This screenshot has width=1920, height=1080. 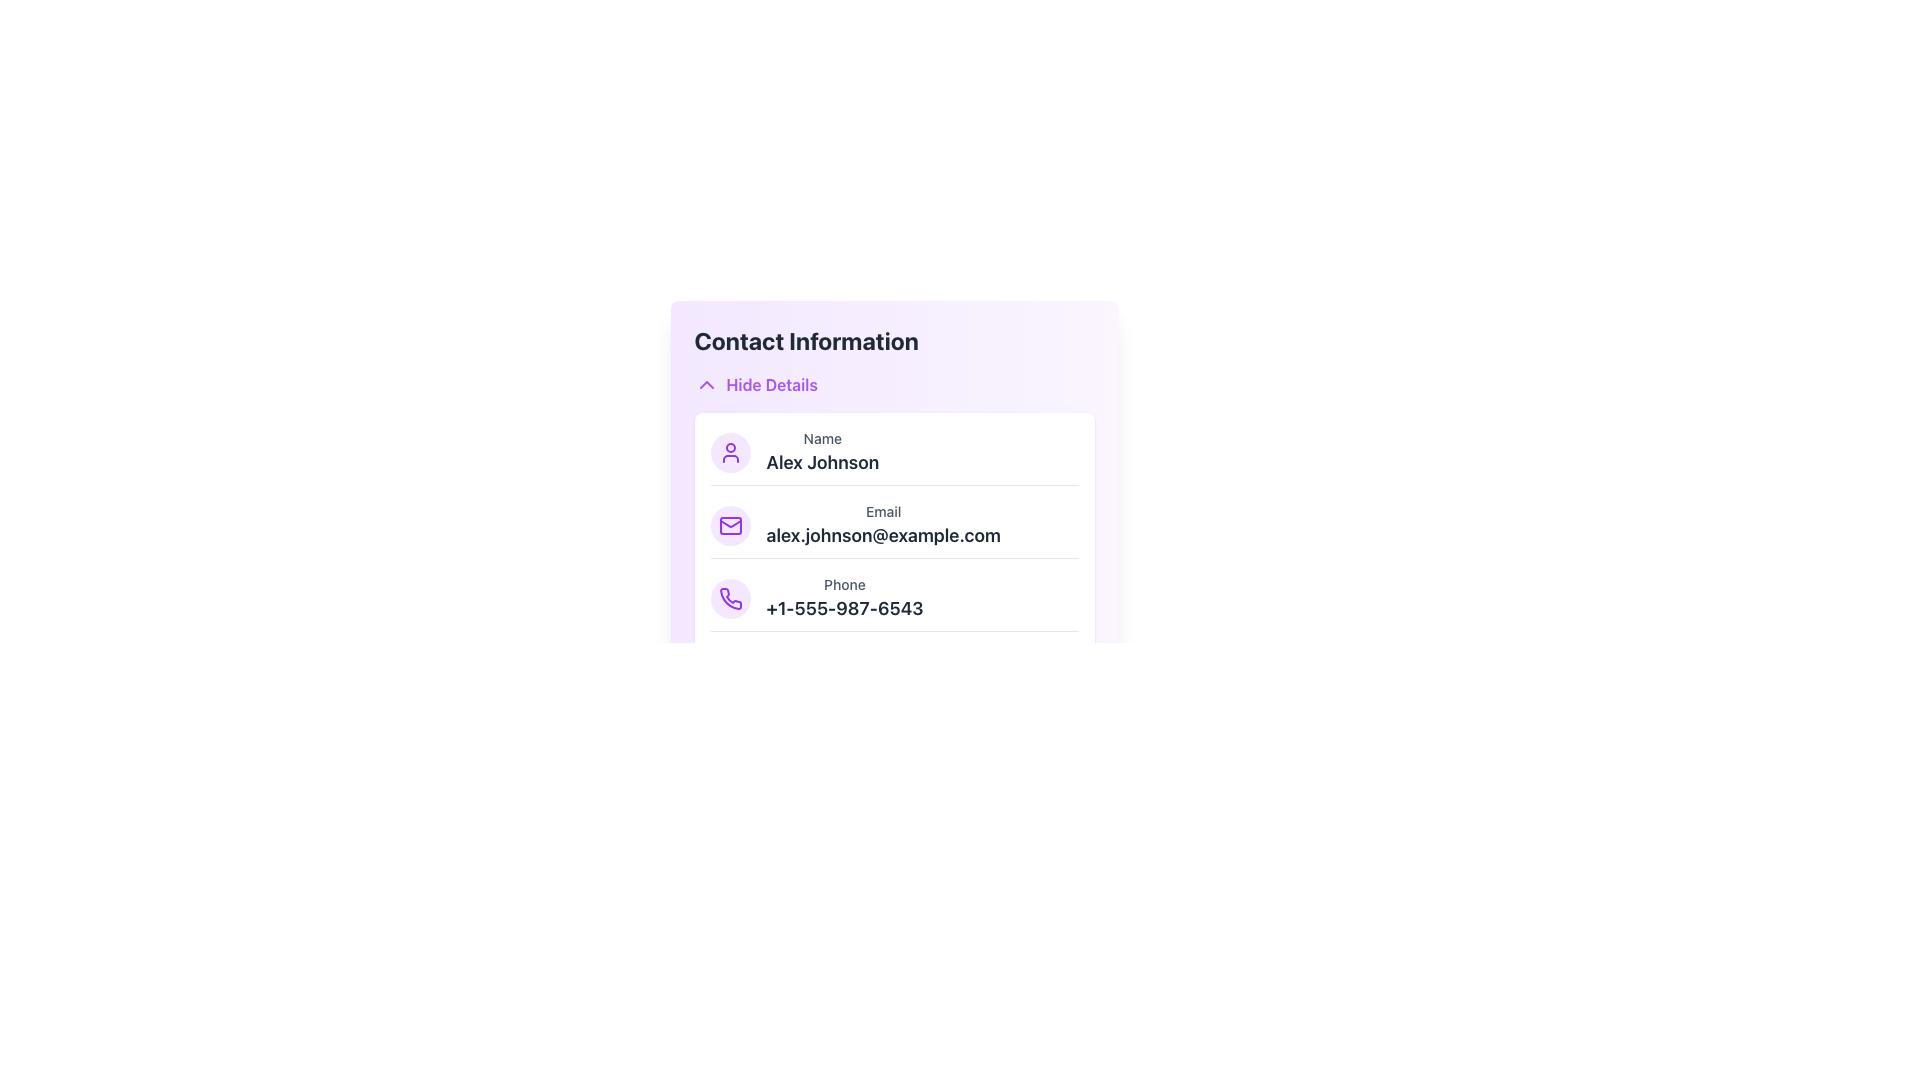 I want to click on the 'Hide Details' button, which is a text link styled in purple font with bold weight, located below the 'Contact Information' header, so click(x=755, y=385).